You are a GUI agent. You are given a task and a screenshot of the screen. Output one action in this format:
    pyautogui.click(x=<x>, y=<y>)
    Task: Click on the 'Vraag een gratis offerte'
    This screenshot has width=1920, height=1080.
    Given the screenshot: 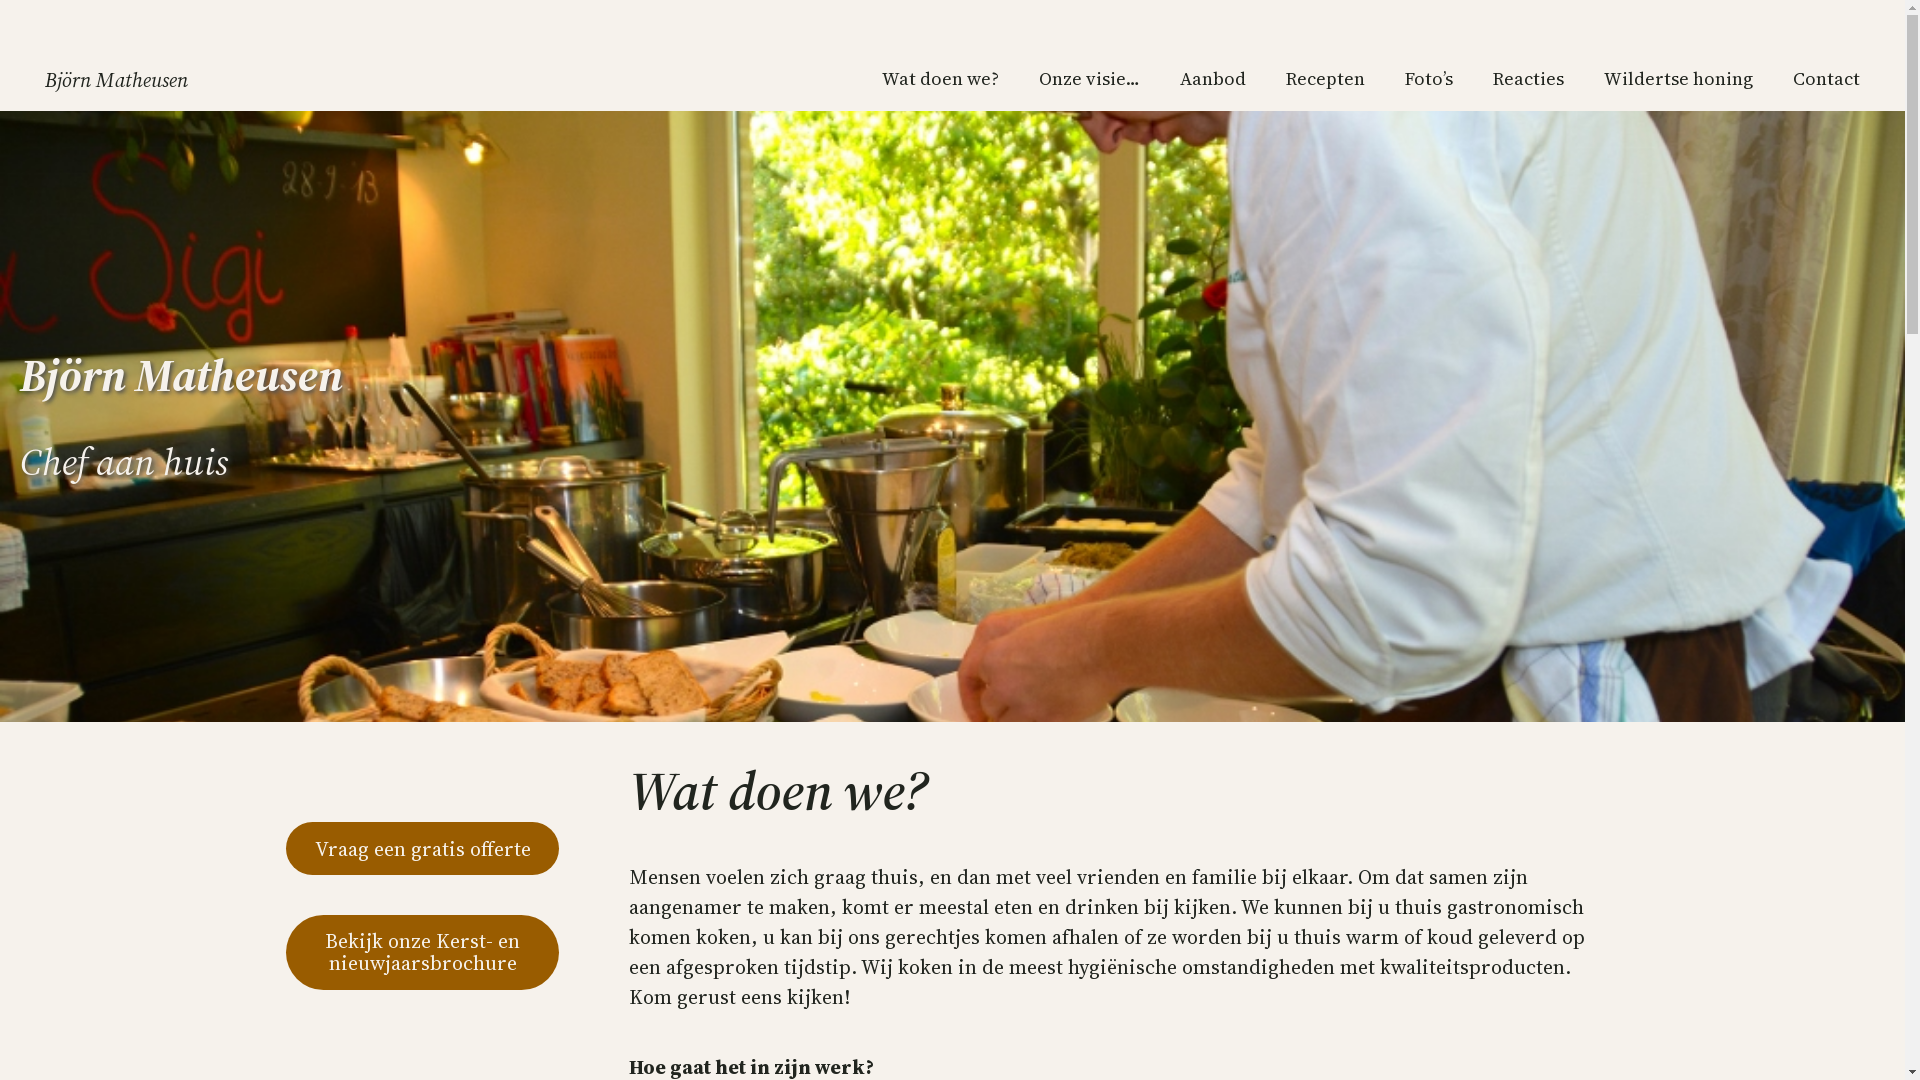 What is the action you would take?
    pyautogui.click(x=421, y=848)
    